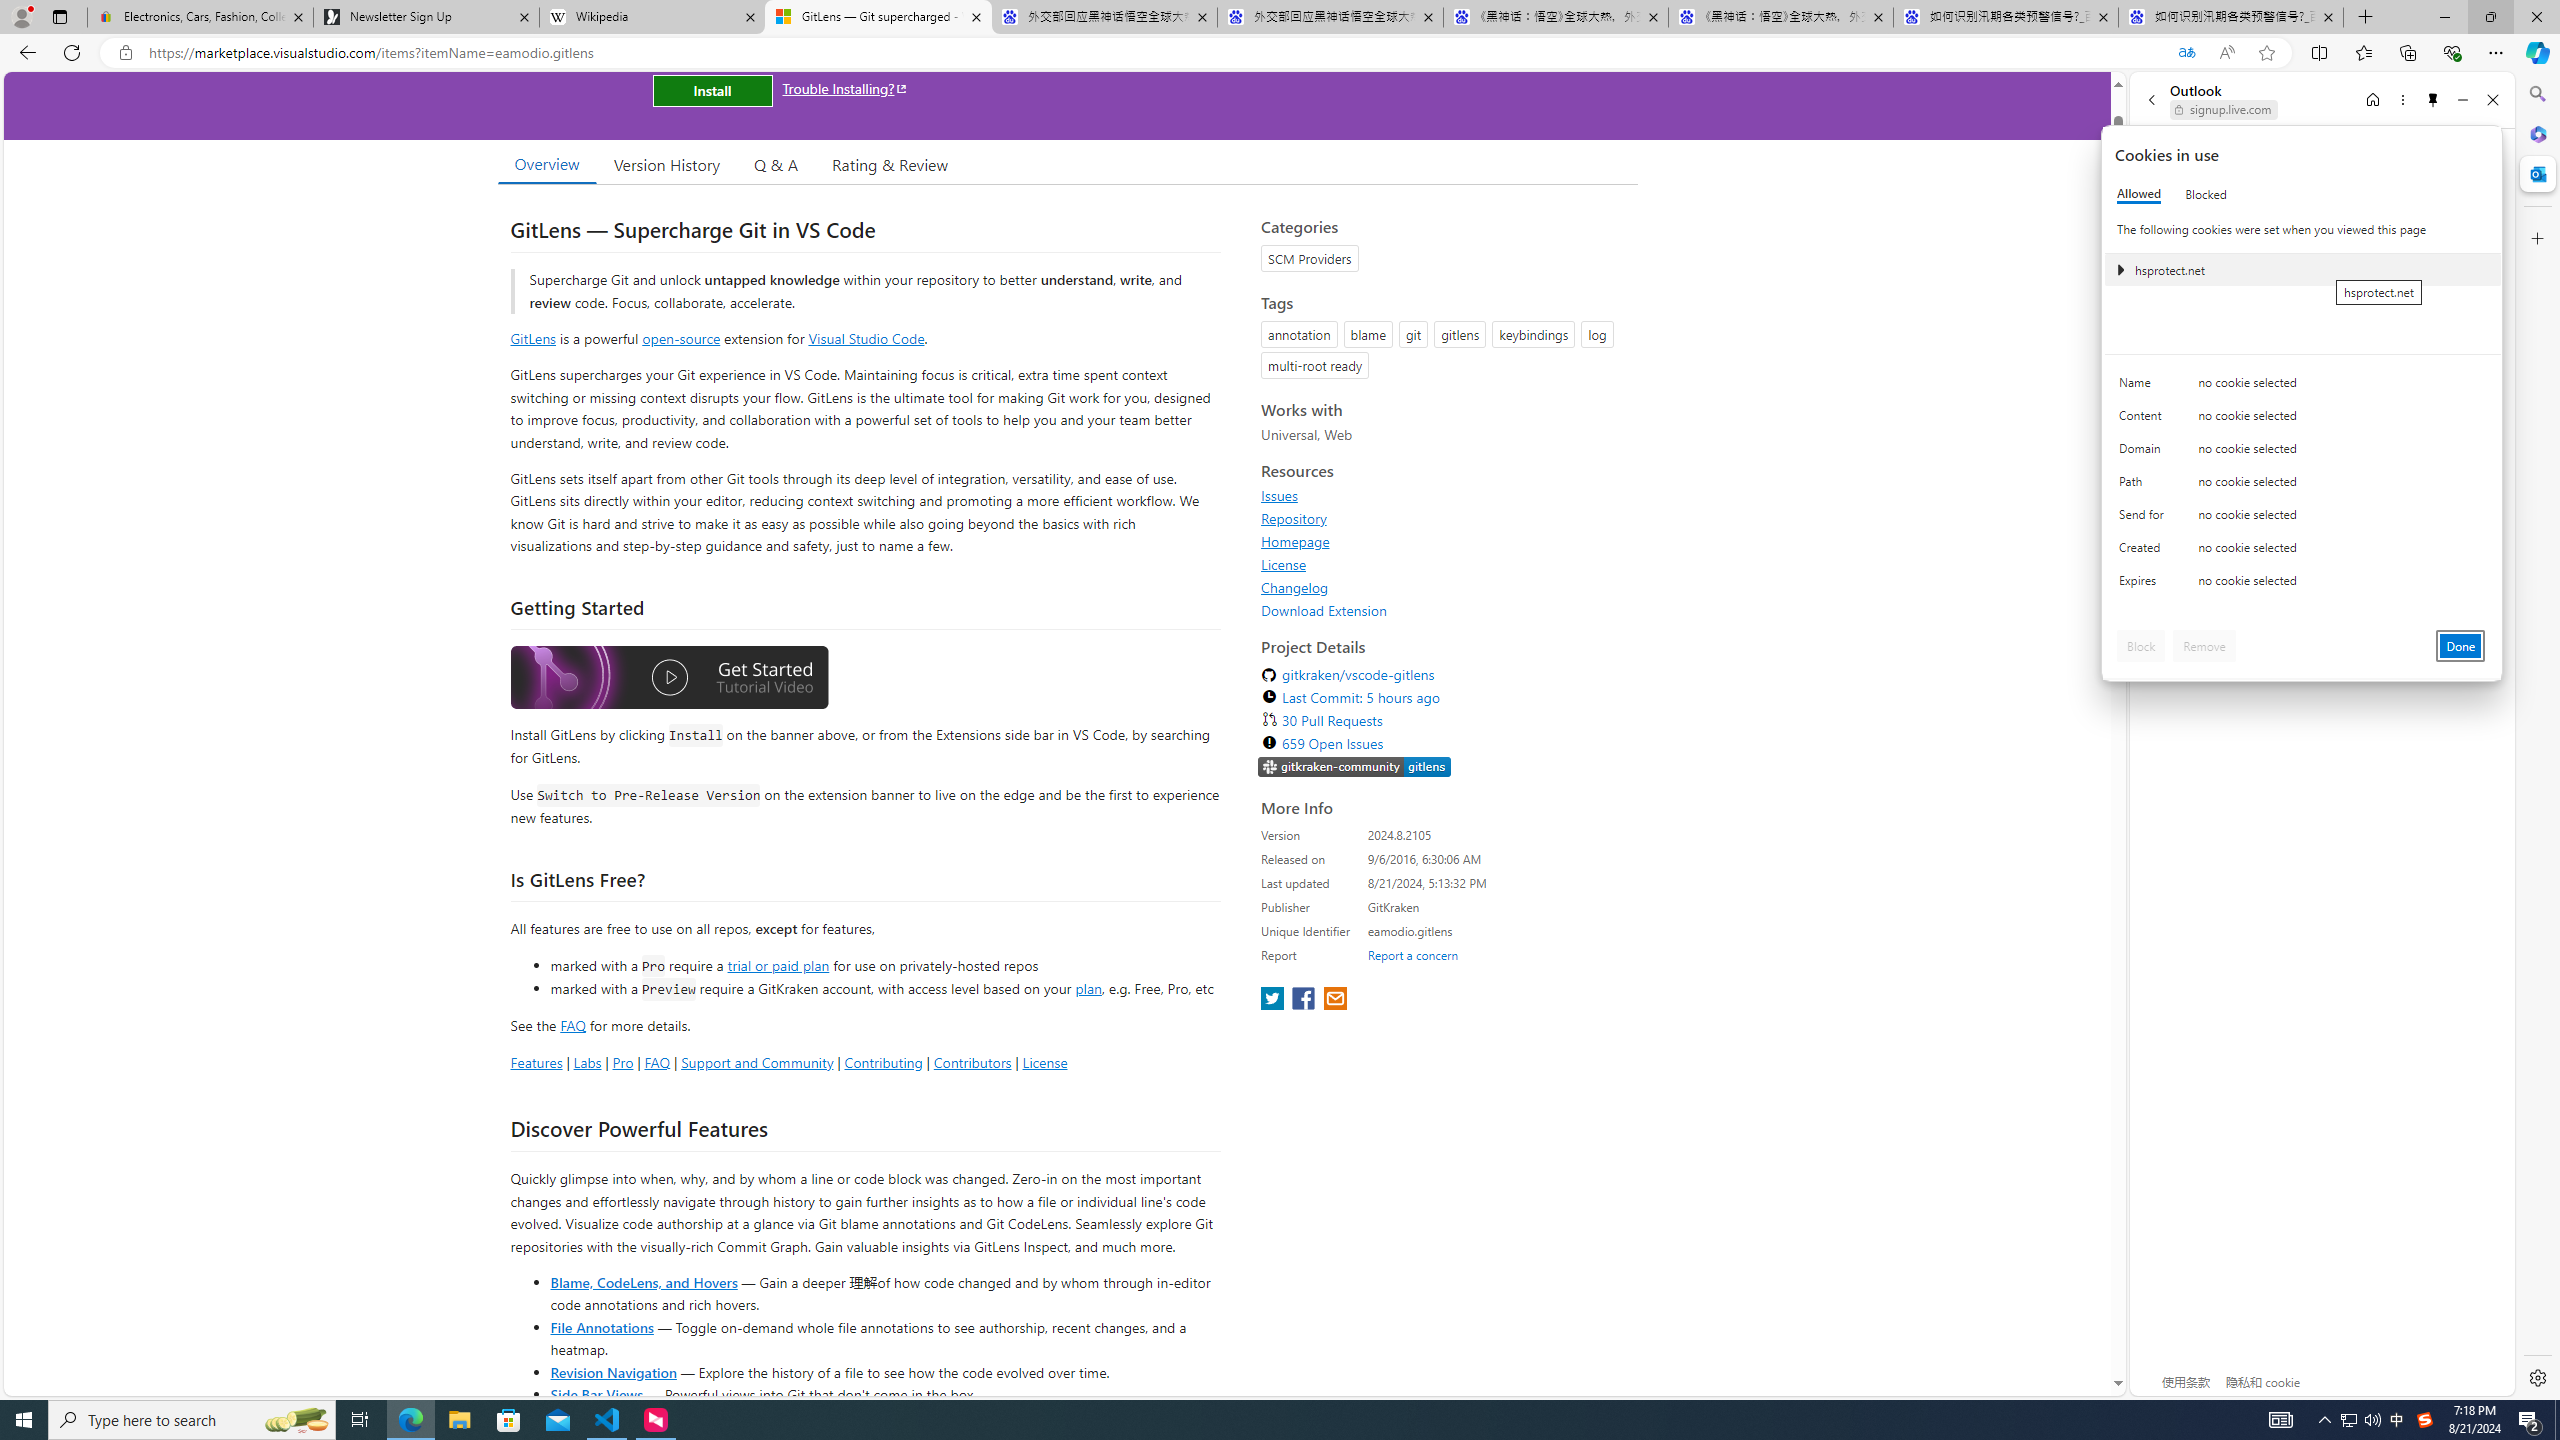 The image size is (2560, 1440). I want to click on 'Block', so click(2140, 646).